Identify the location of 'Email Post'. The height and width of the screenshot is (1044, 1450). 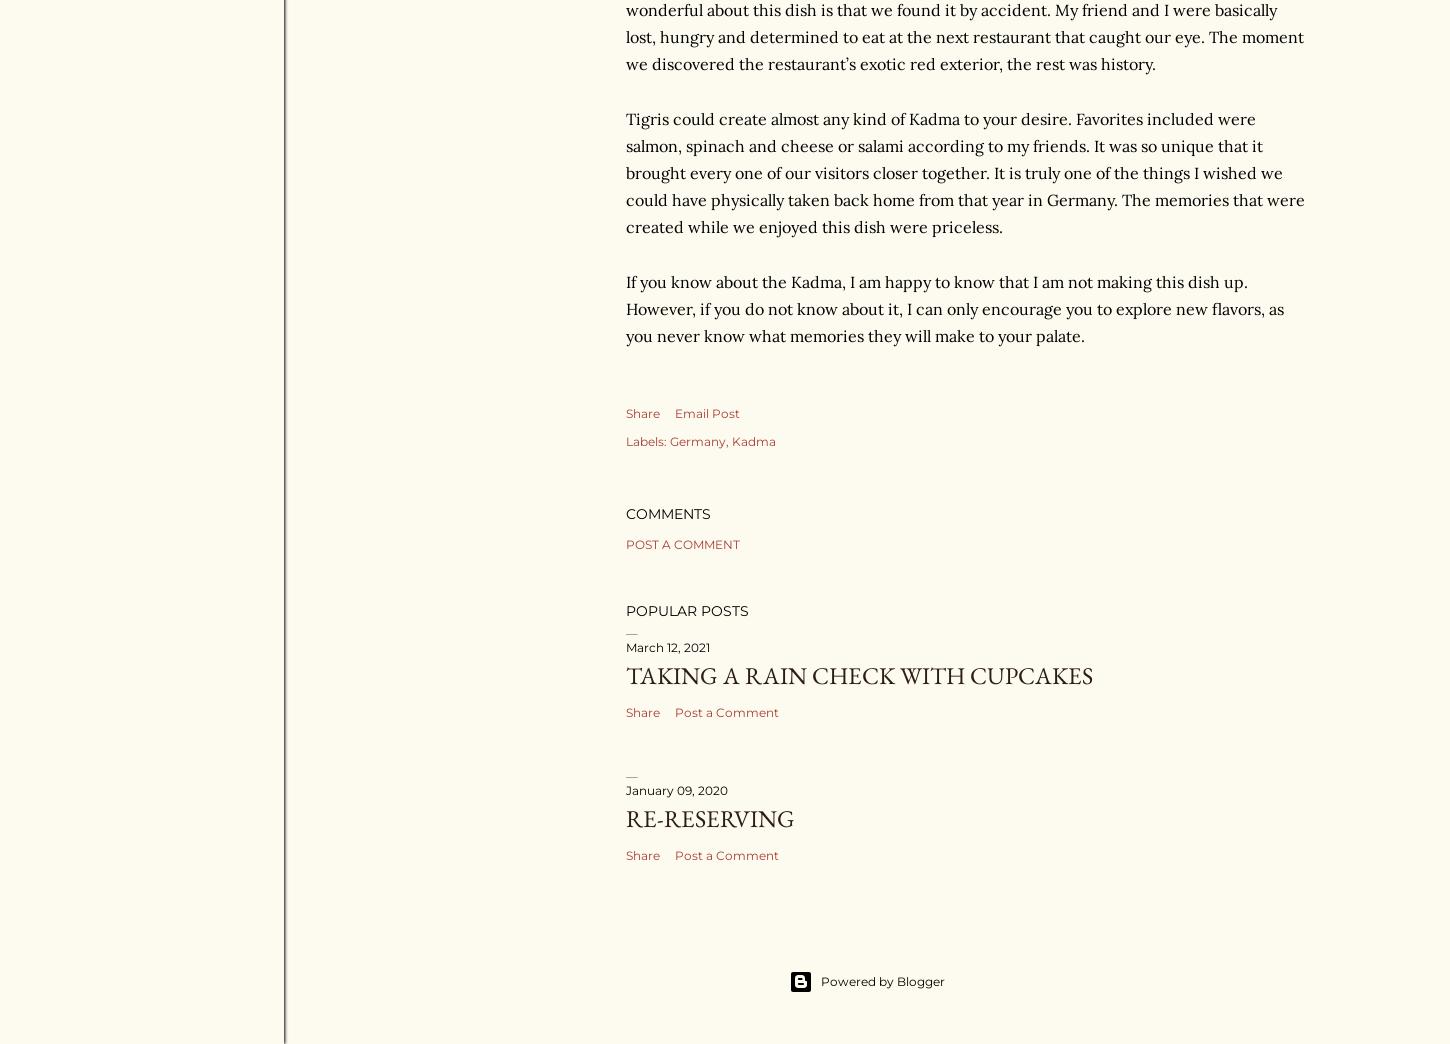
(673, 412).